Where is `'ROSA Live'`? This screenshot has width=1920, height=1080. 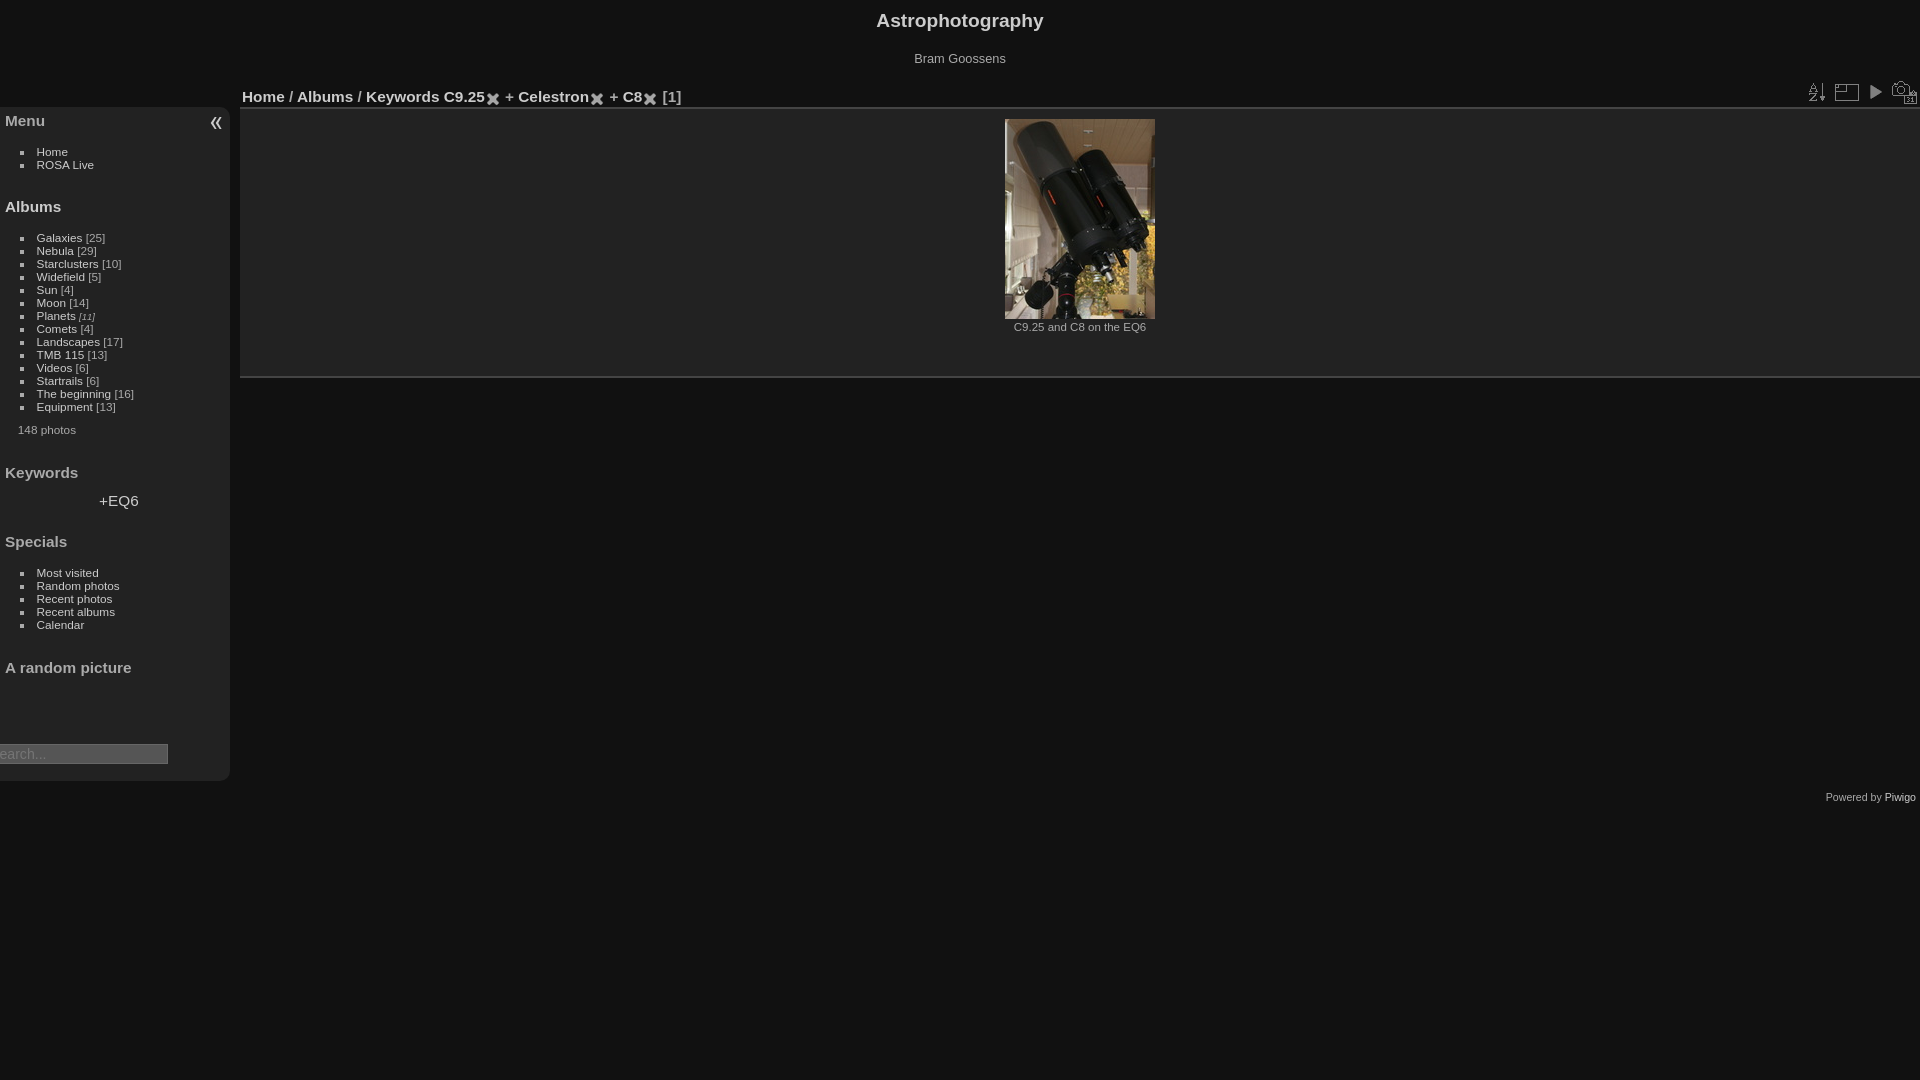 'ROSA Live' is located at coordinates (66, 163).